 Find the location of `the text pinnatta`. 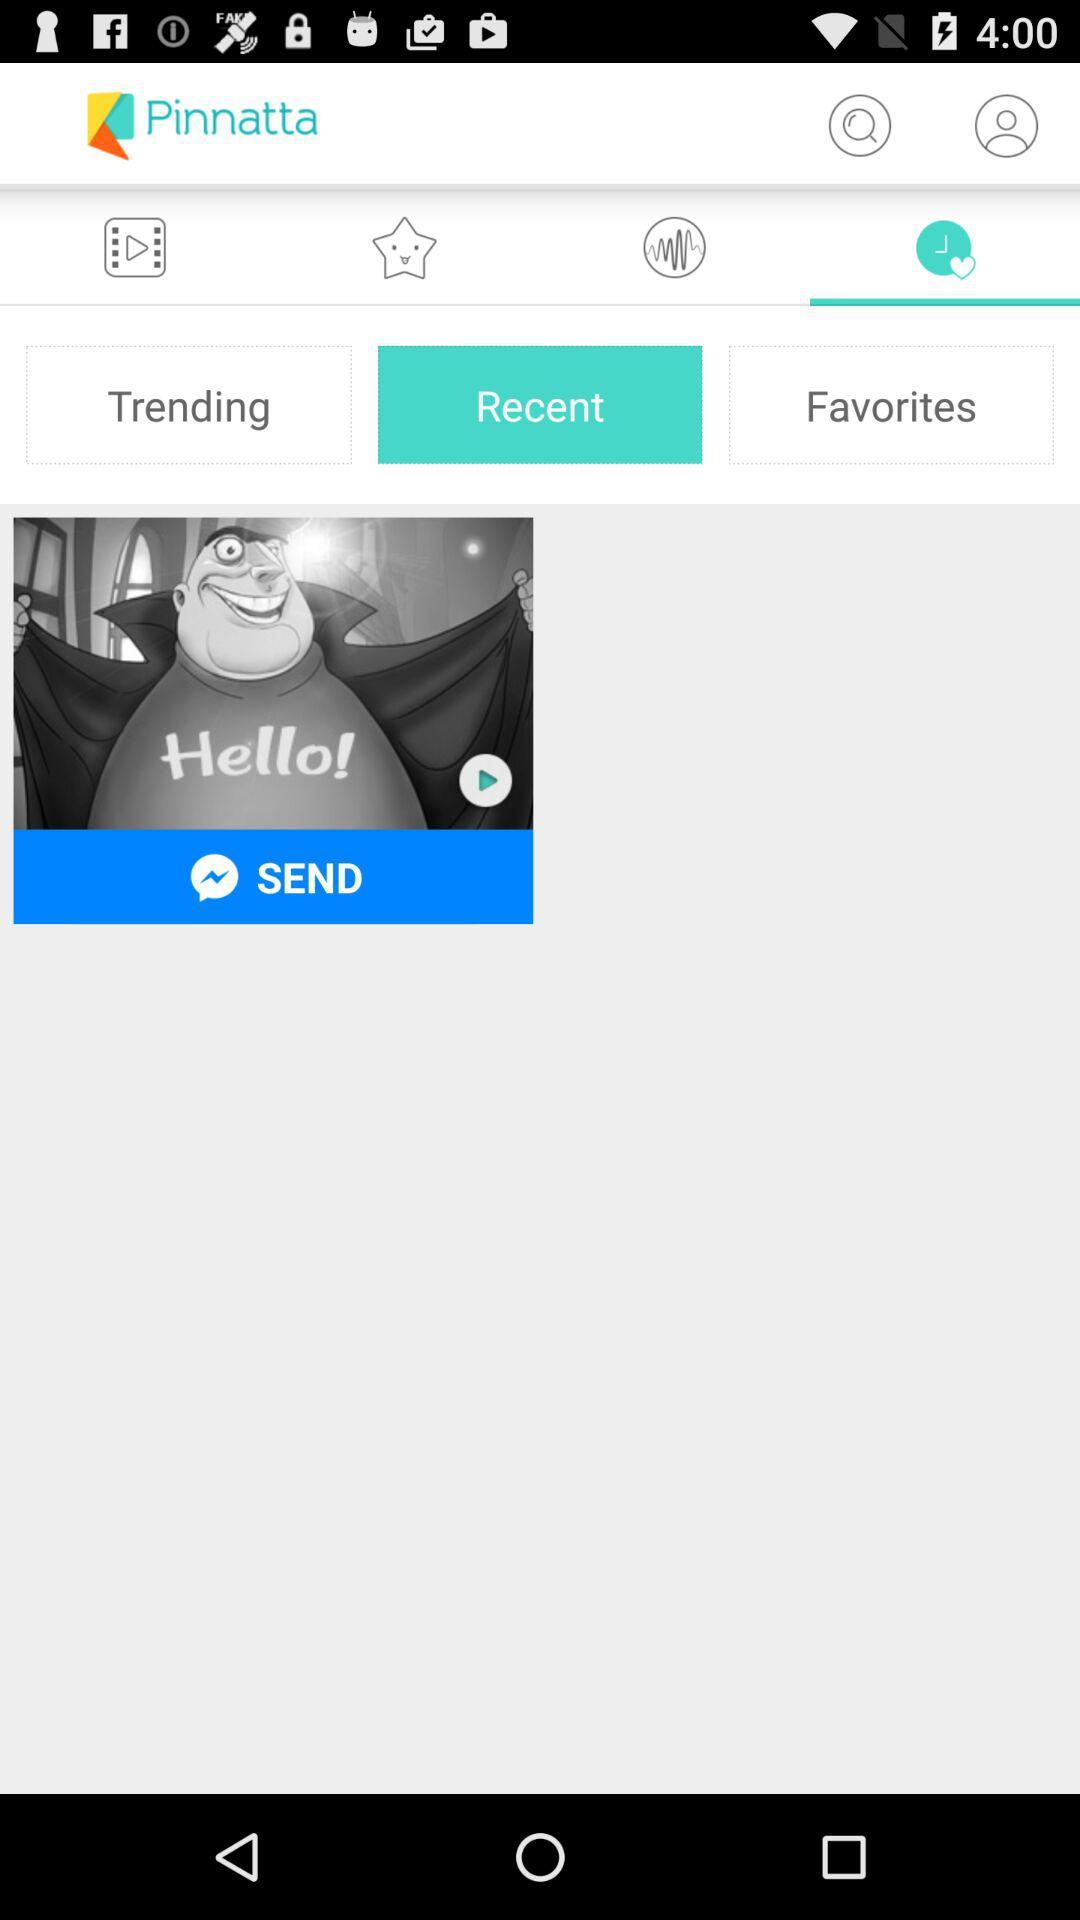

the text pinnatta is located at coordinates (202, 124).